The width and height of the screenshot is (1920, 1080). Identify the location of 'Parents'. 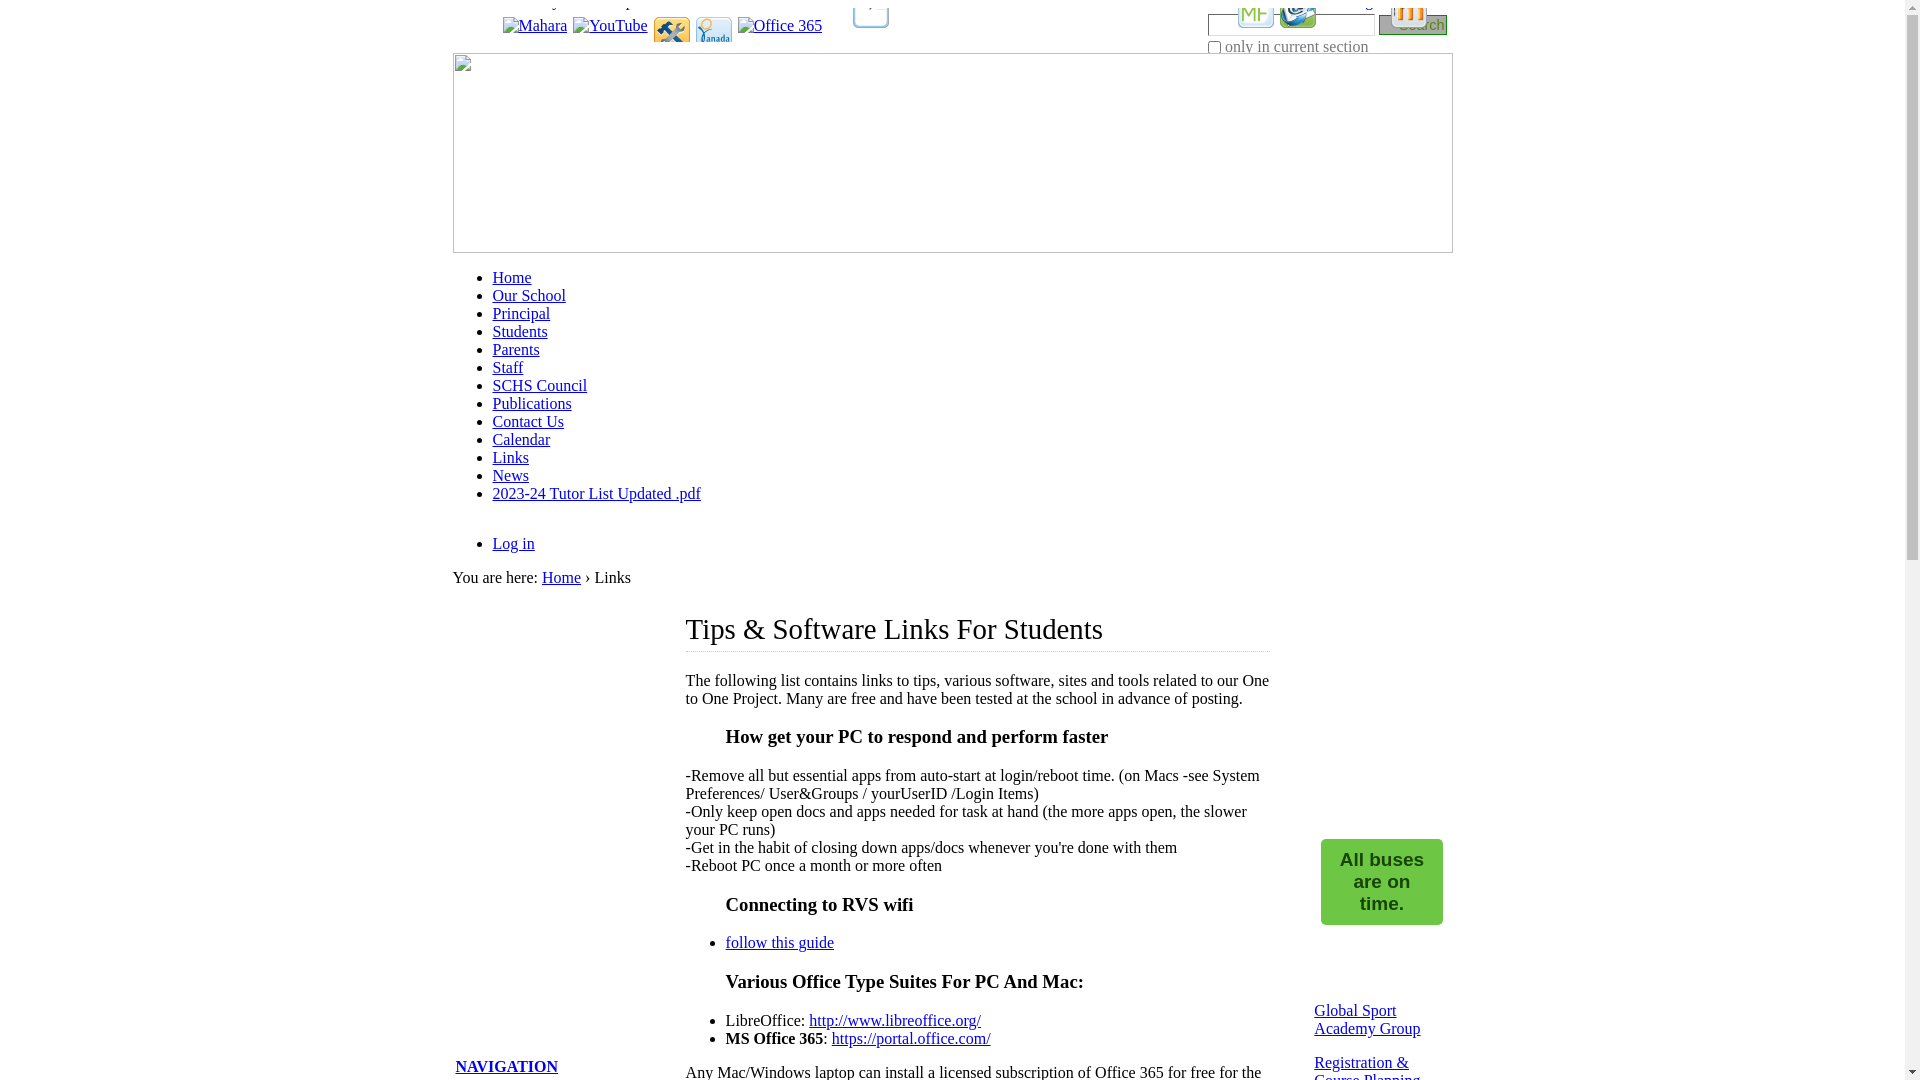
(515, 348).